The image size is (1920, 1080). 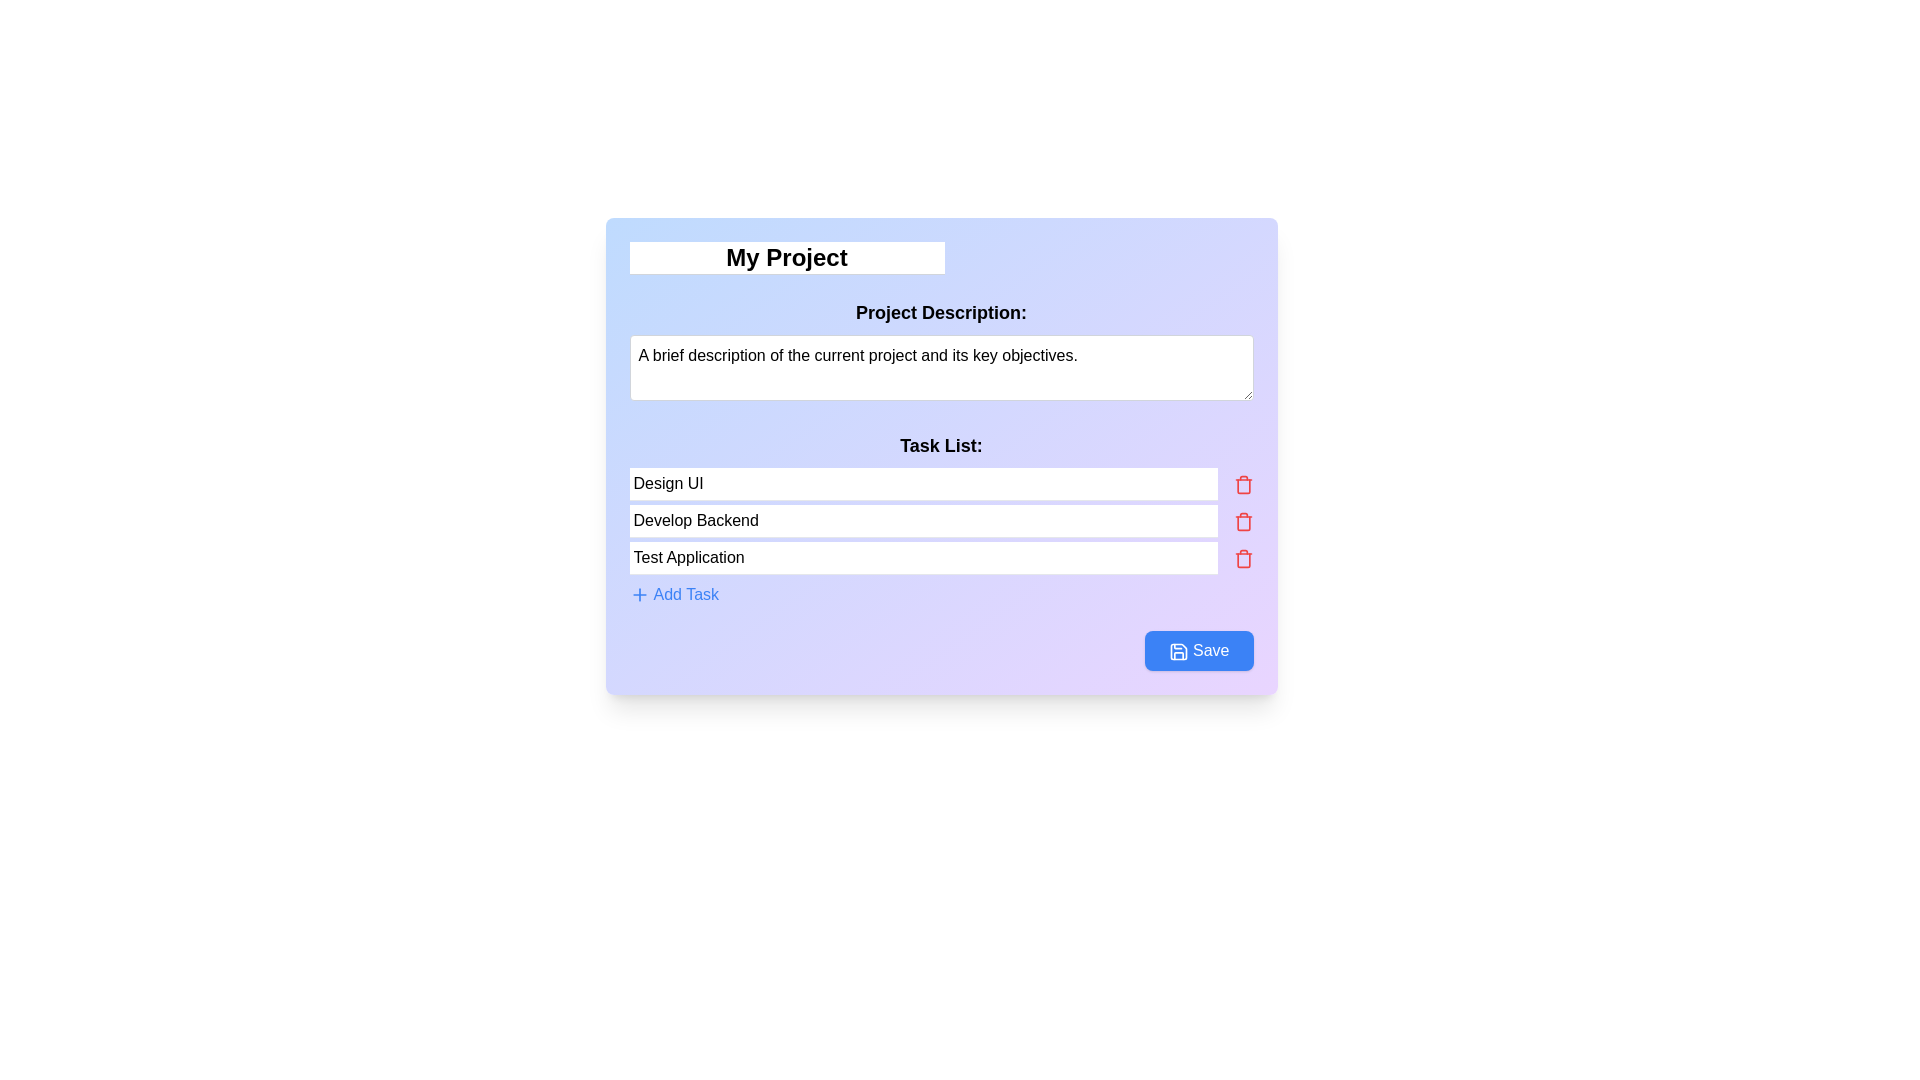 I want to click on the heading text element that indicates the task list section, which is centrally aligned below the 'Project Description' and above the task input fields, so click(x=940, y=456).